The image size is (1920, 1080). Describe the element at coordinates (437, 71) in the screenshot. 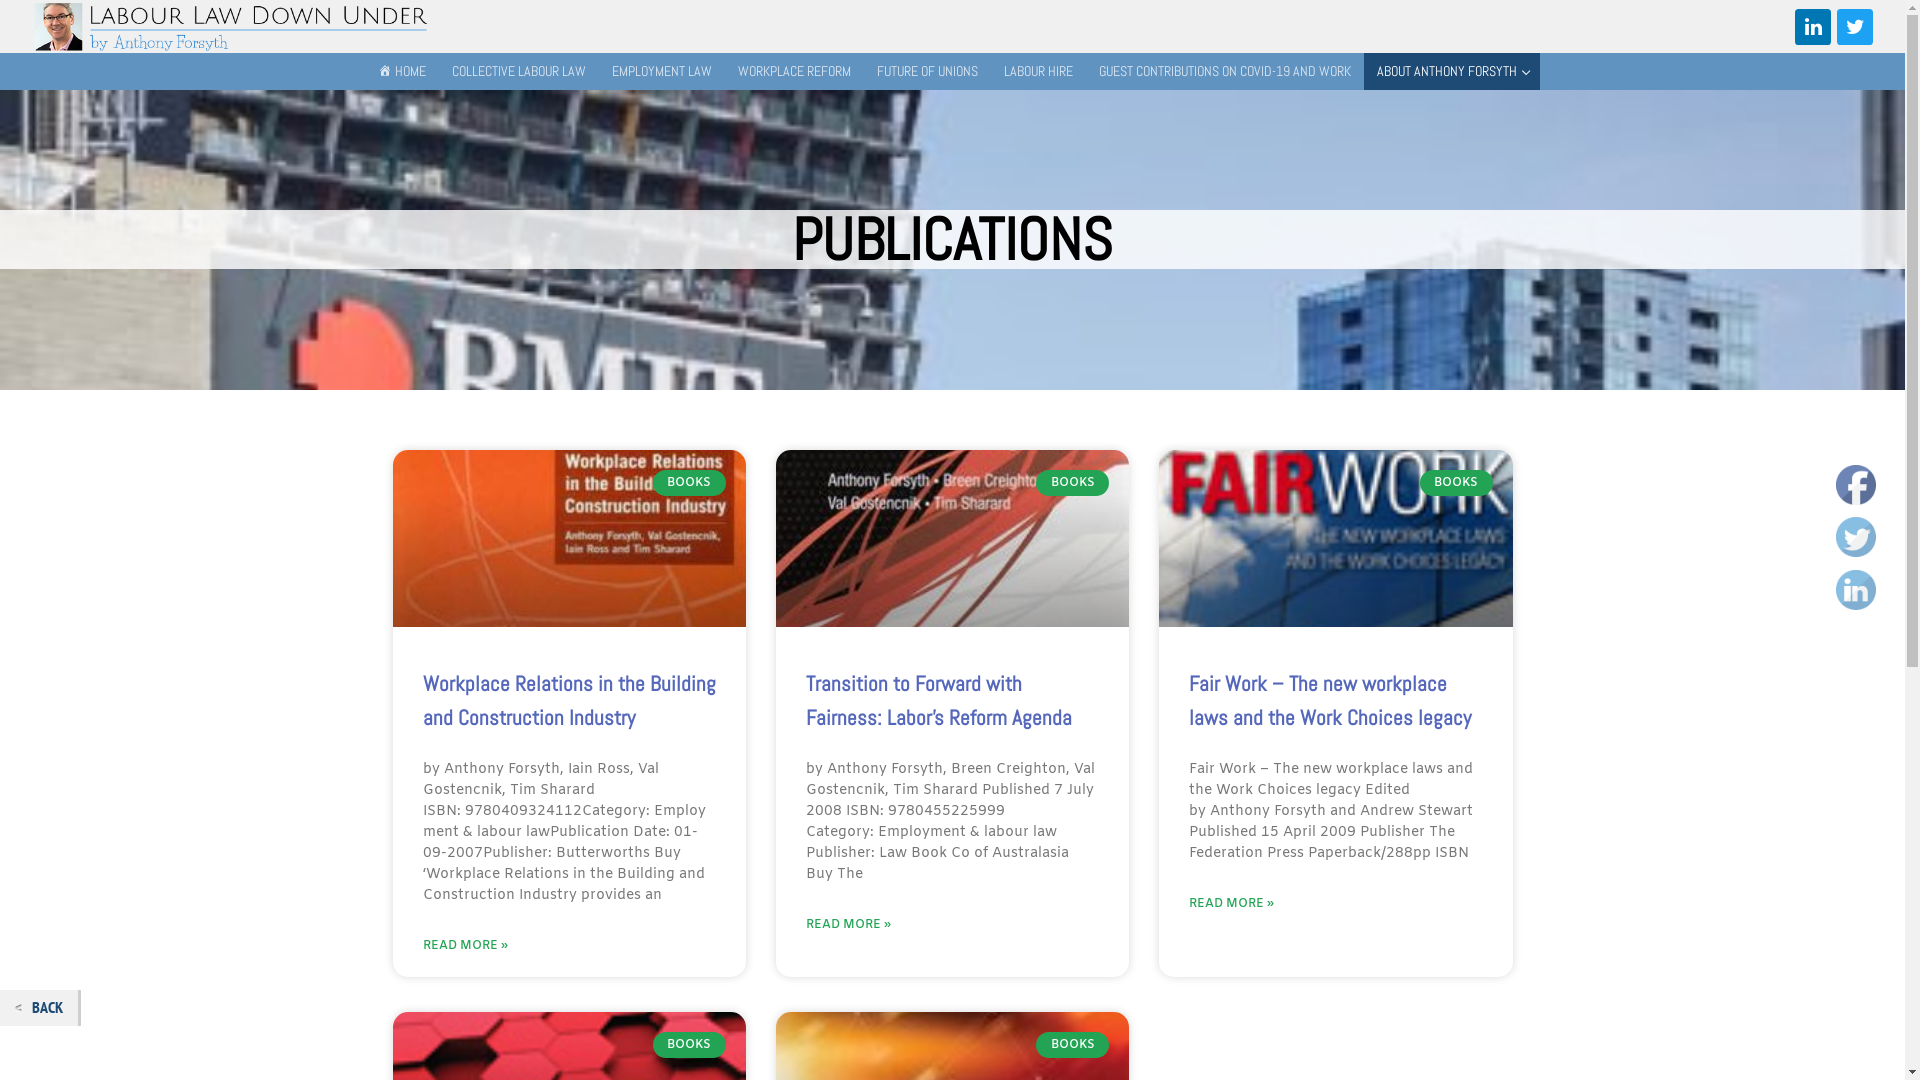

I see `'COLLECTIVE LABOUR LAW'` at that location.